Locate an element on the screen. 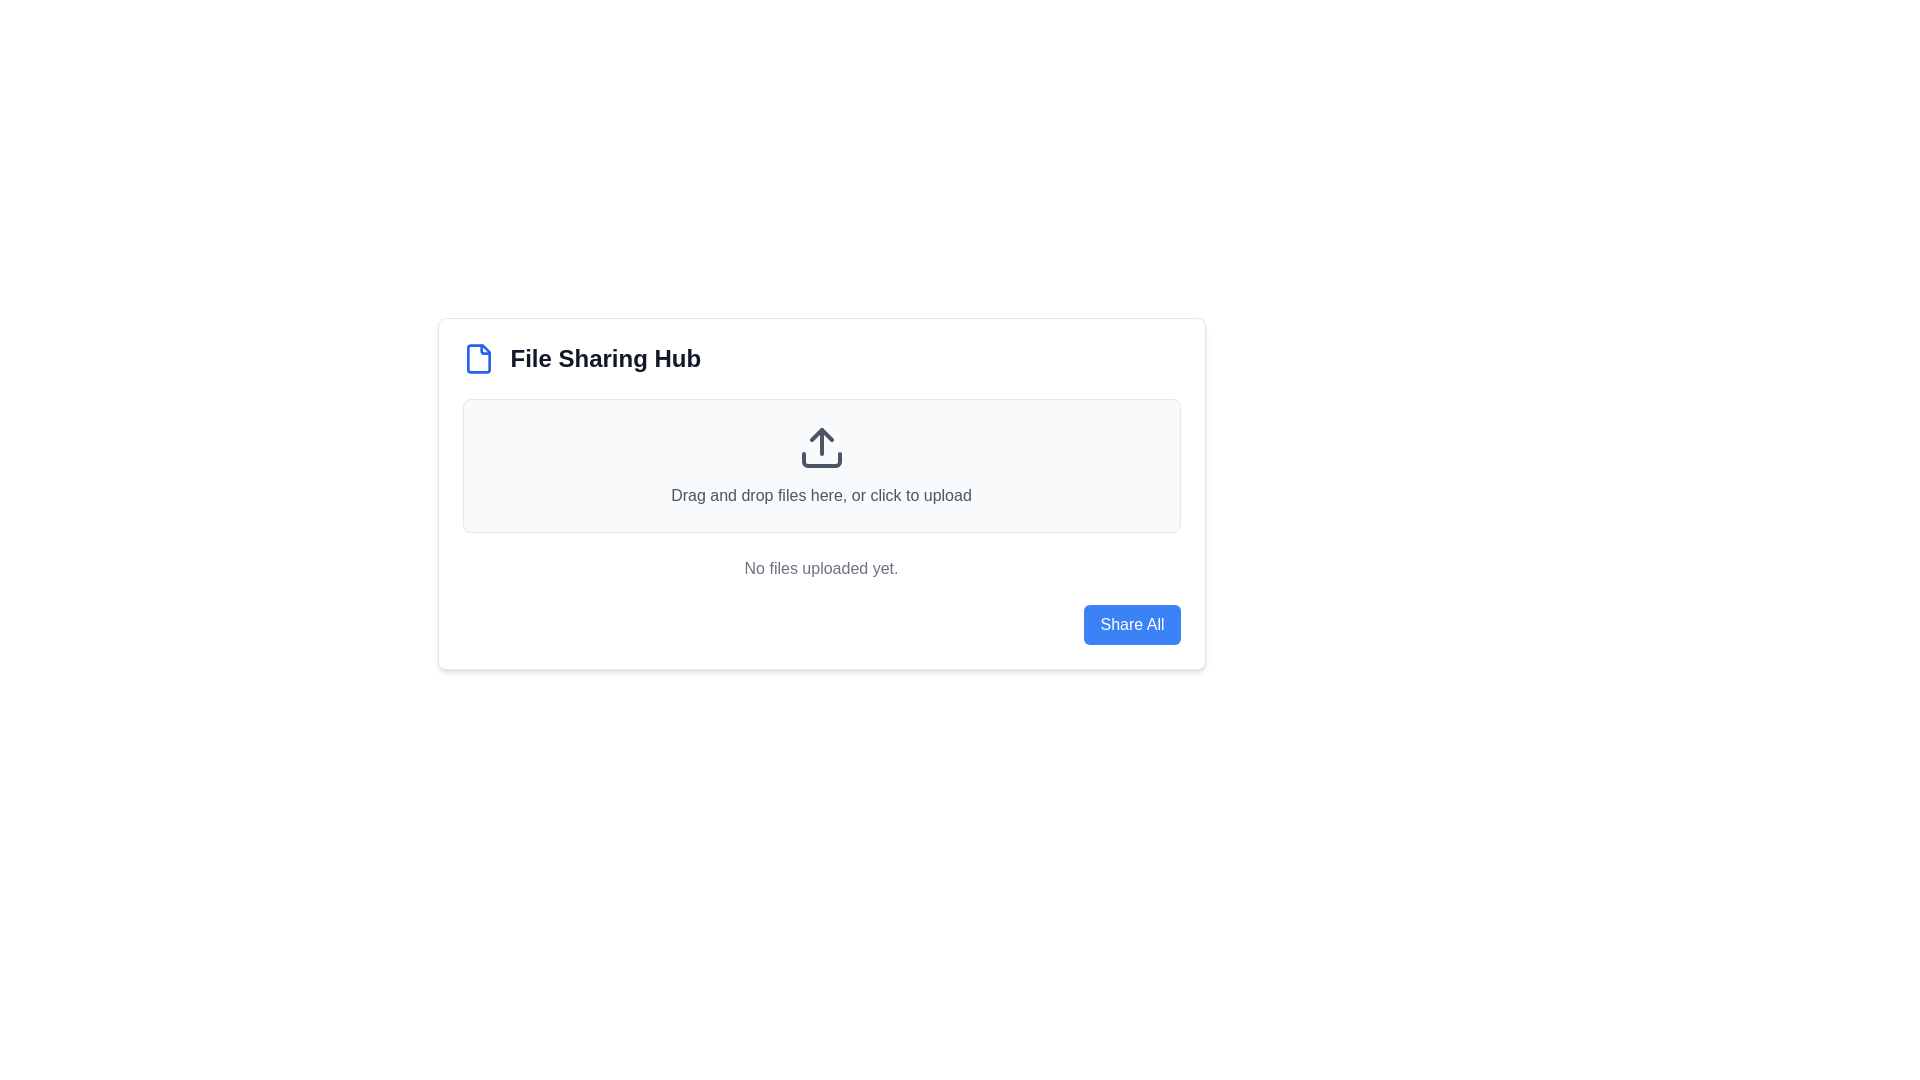 The height and width of the screenshot is (1080, 1920). the bottom segment of the upload icon is located at coordinates (821, 459).